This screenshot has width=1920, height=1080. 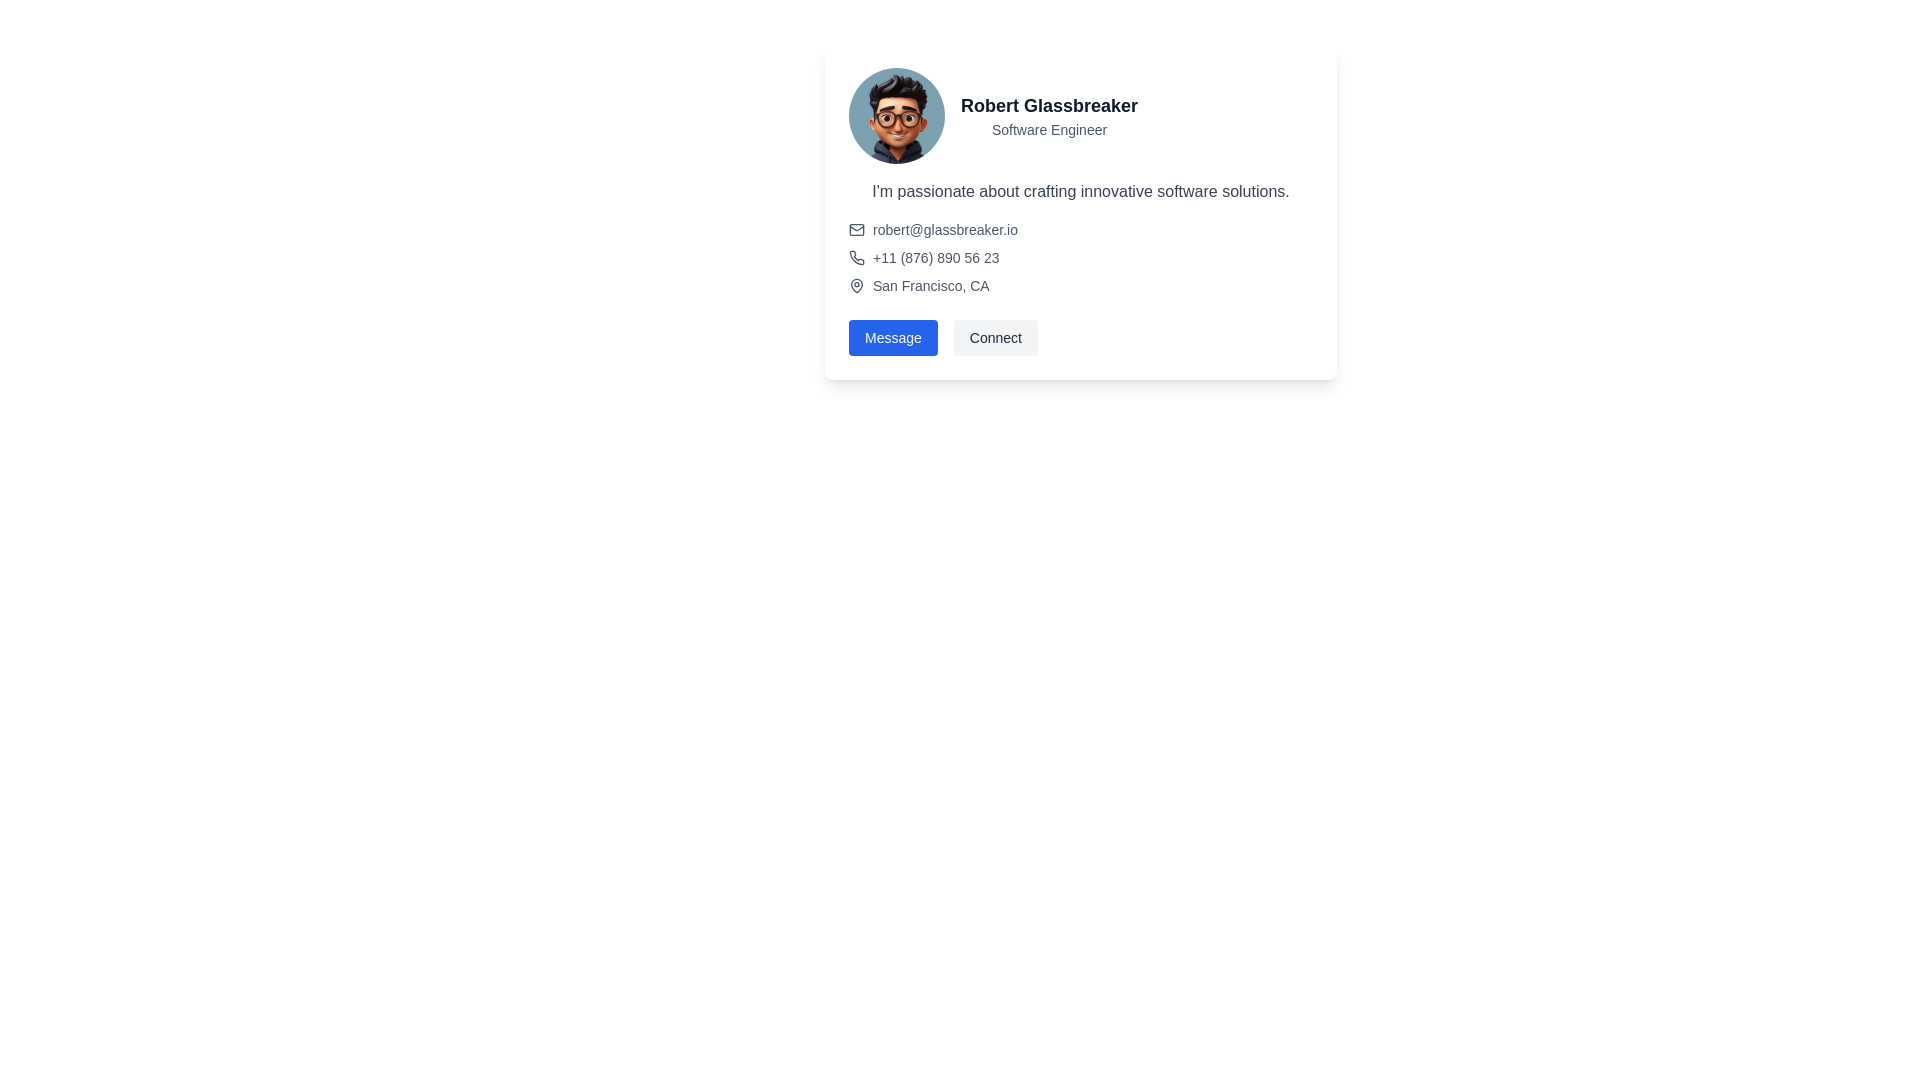 What do you see at coordinates (1079, 257) in the screenshot?
I see `the phone number '+11 (876) 890 56 23' styled as a hyperlink, which is the second item in the profile details section, to initiate a call` at bounding box center [1079, 257].